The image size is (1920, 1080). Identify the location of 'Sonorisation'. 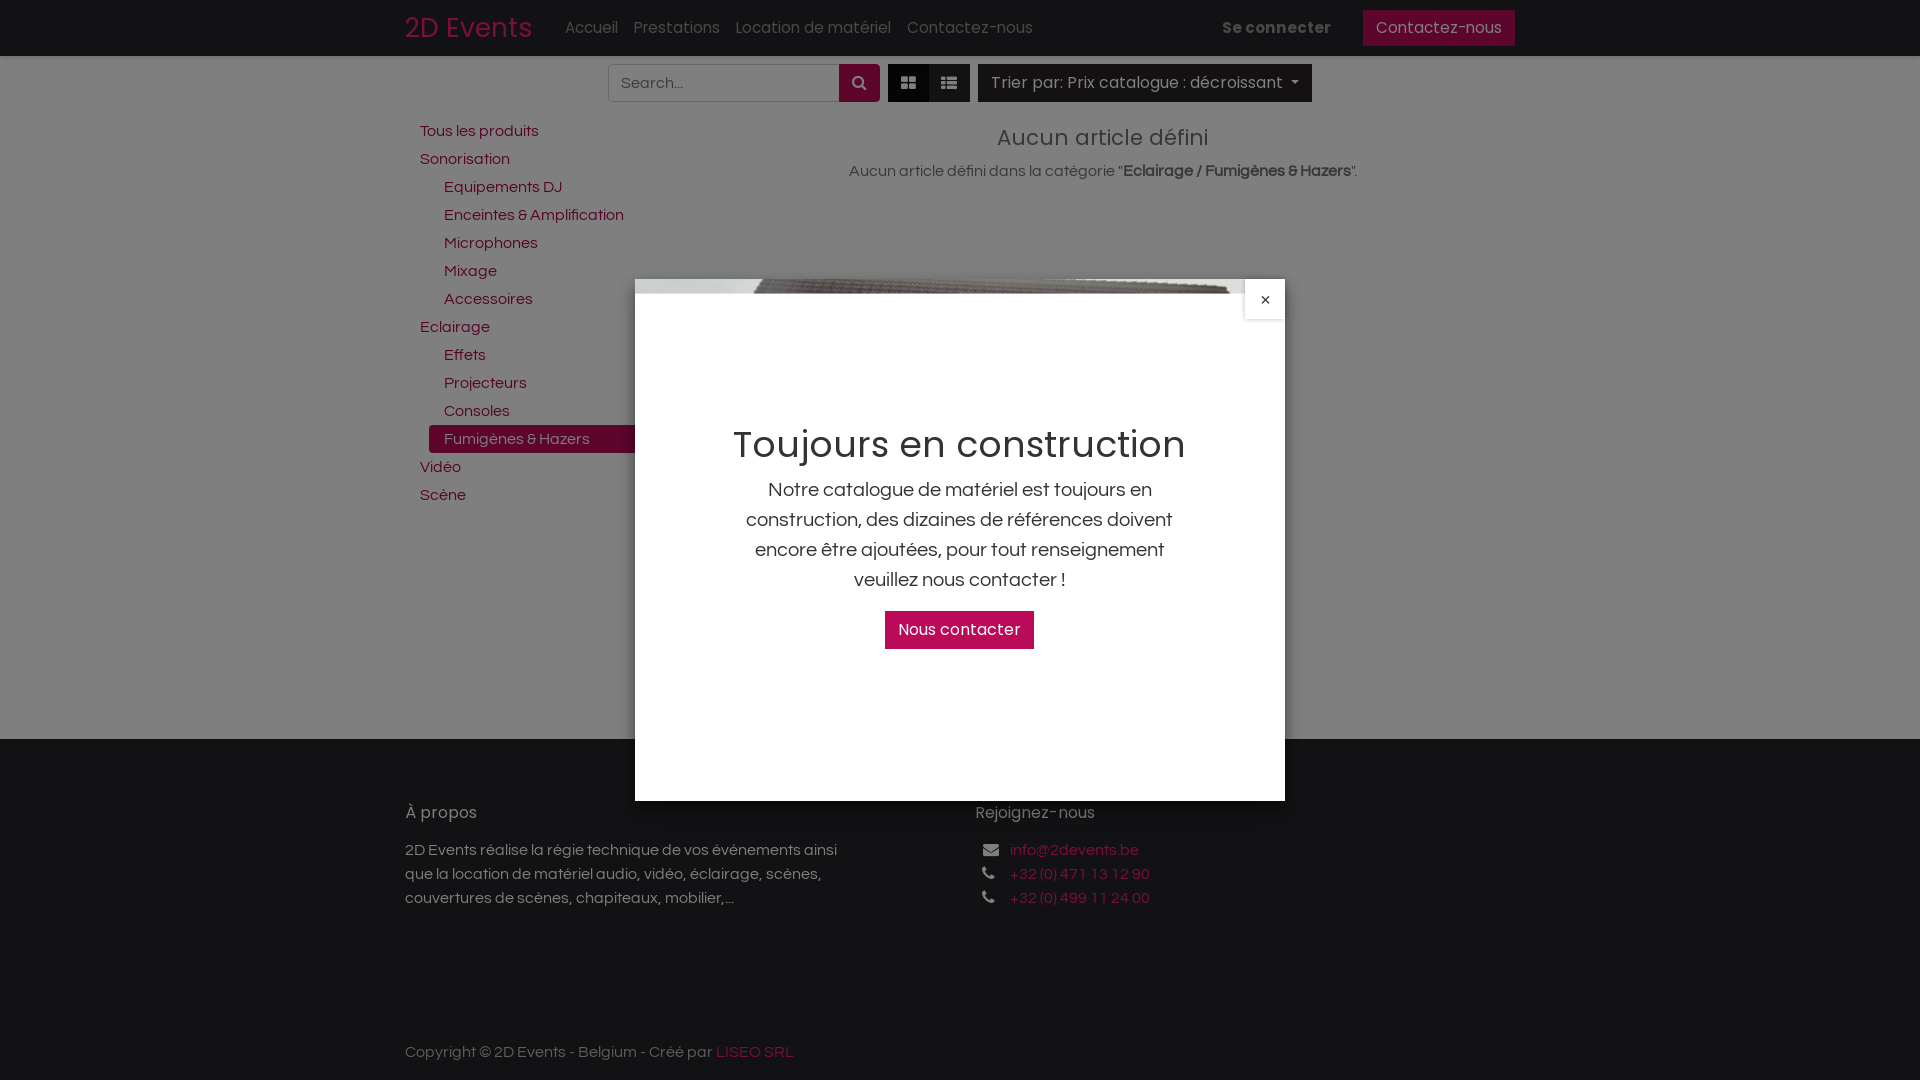
(532, 157).